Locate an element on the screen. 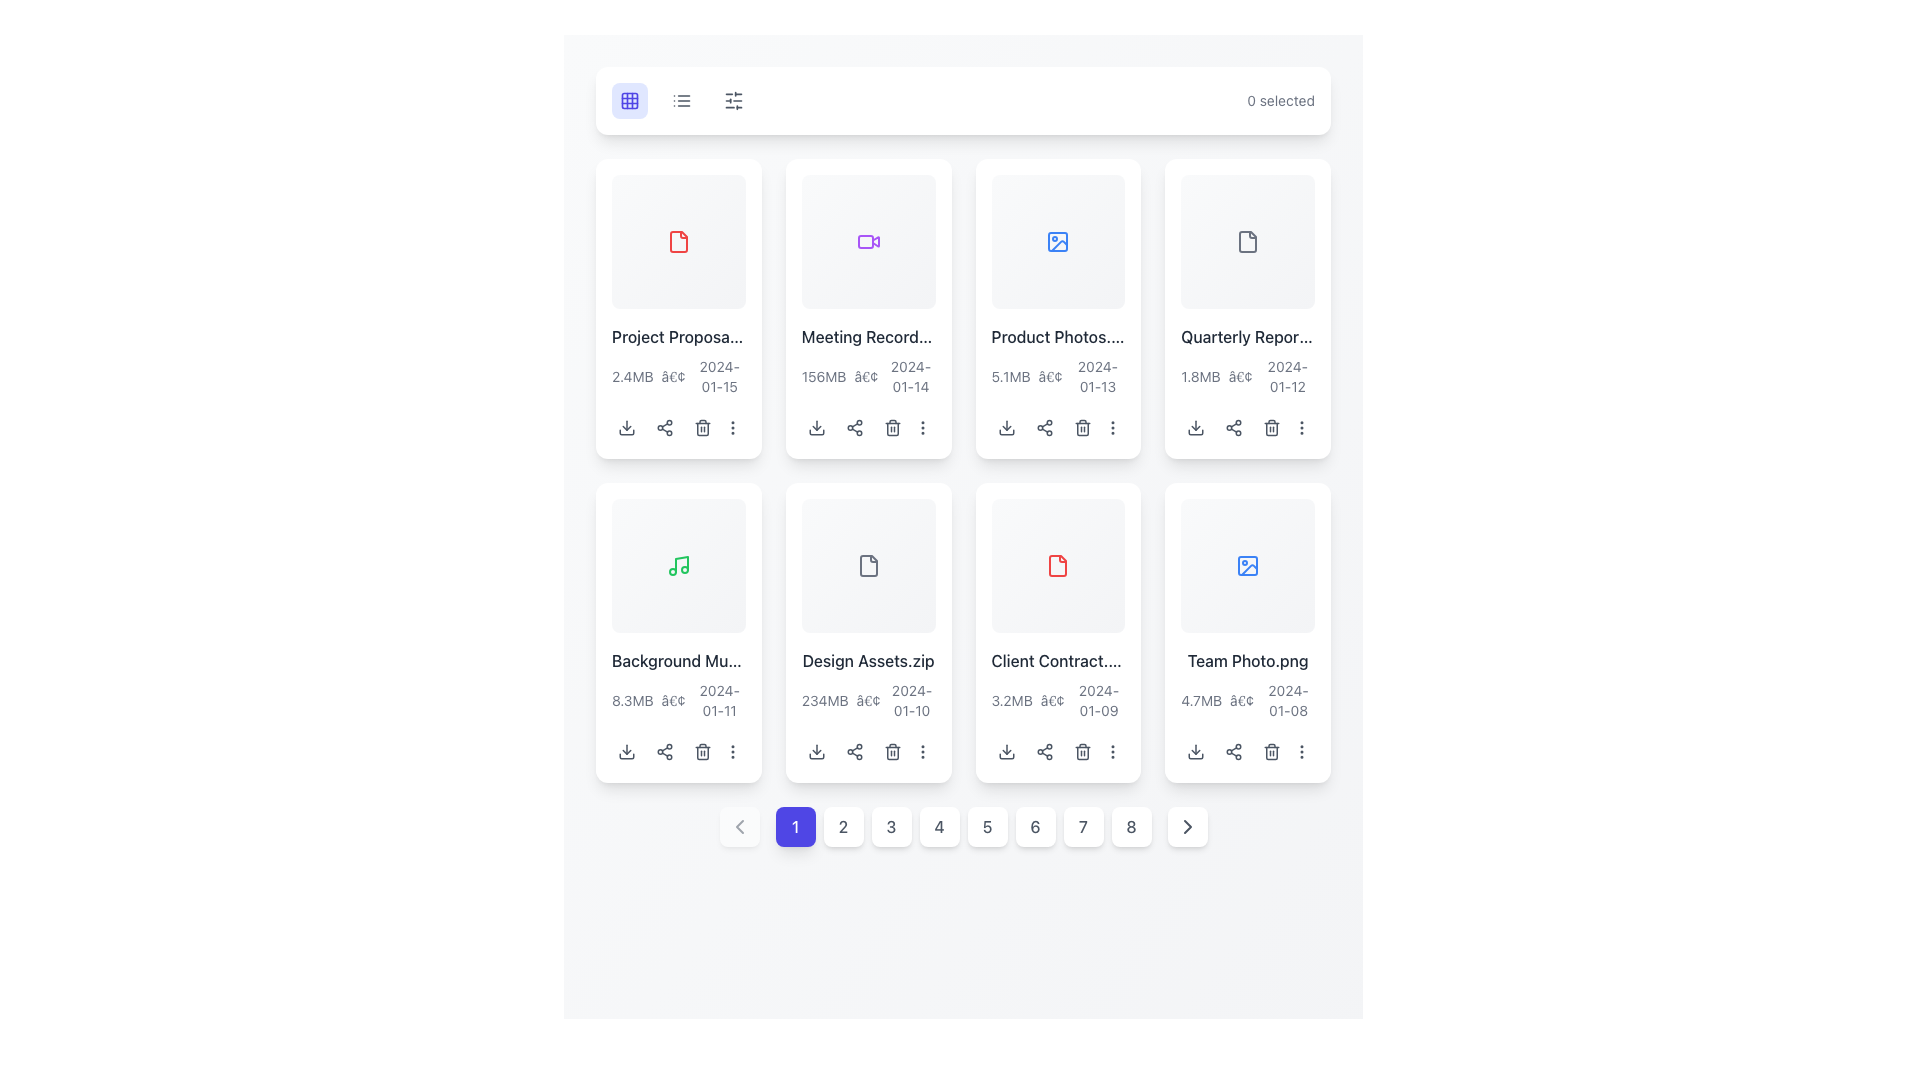 This screenshot has height=1080, width=1920. the static text label displaying the date '2024-01-08', located at the bottom-right corner of the card labeled 'Team Photo.png', which is styled in small, gray text is located at coordinates (1288, 699).